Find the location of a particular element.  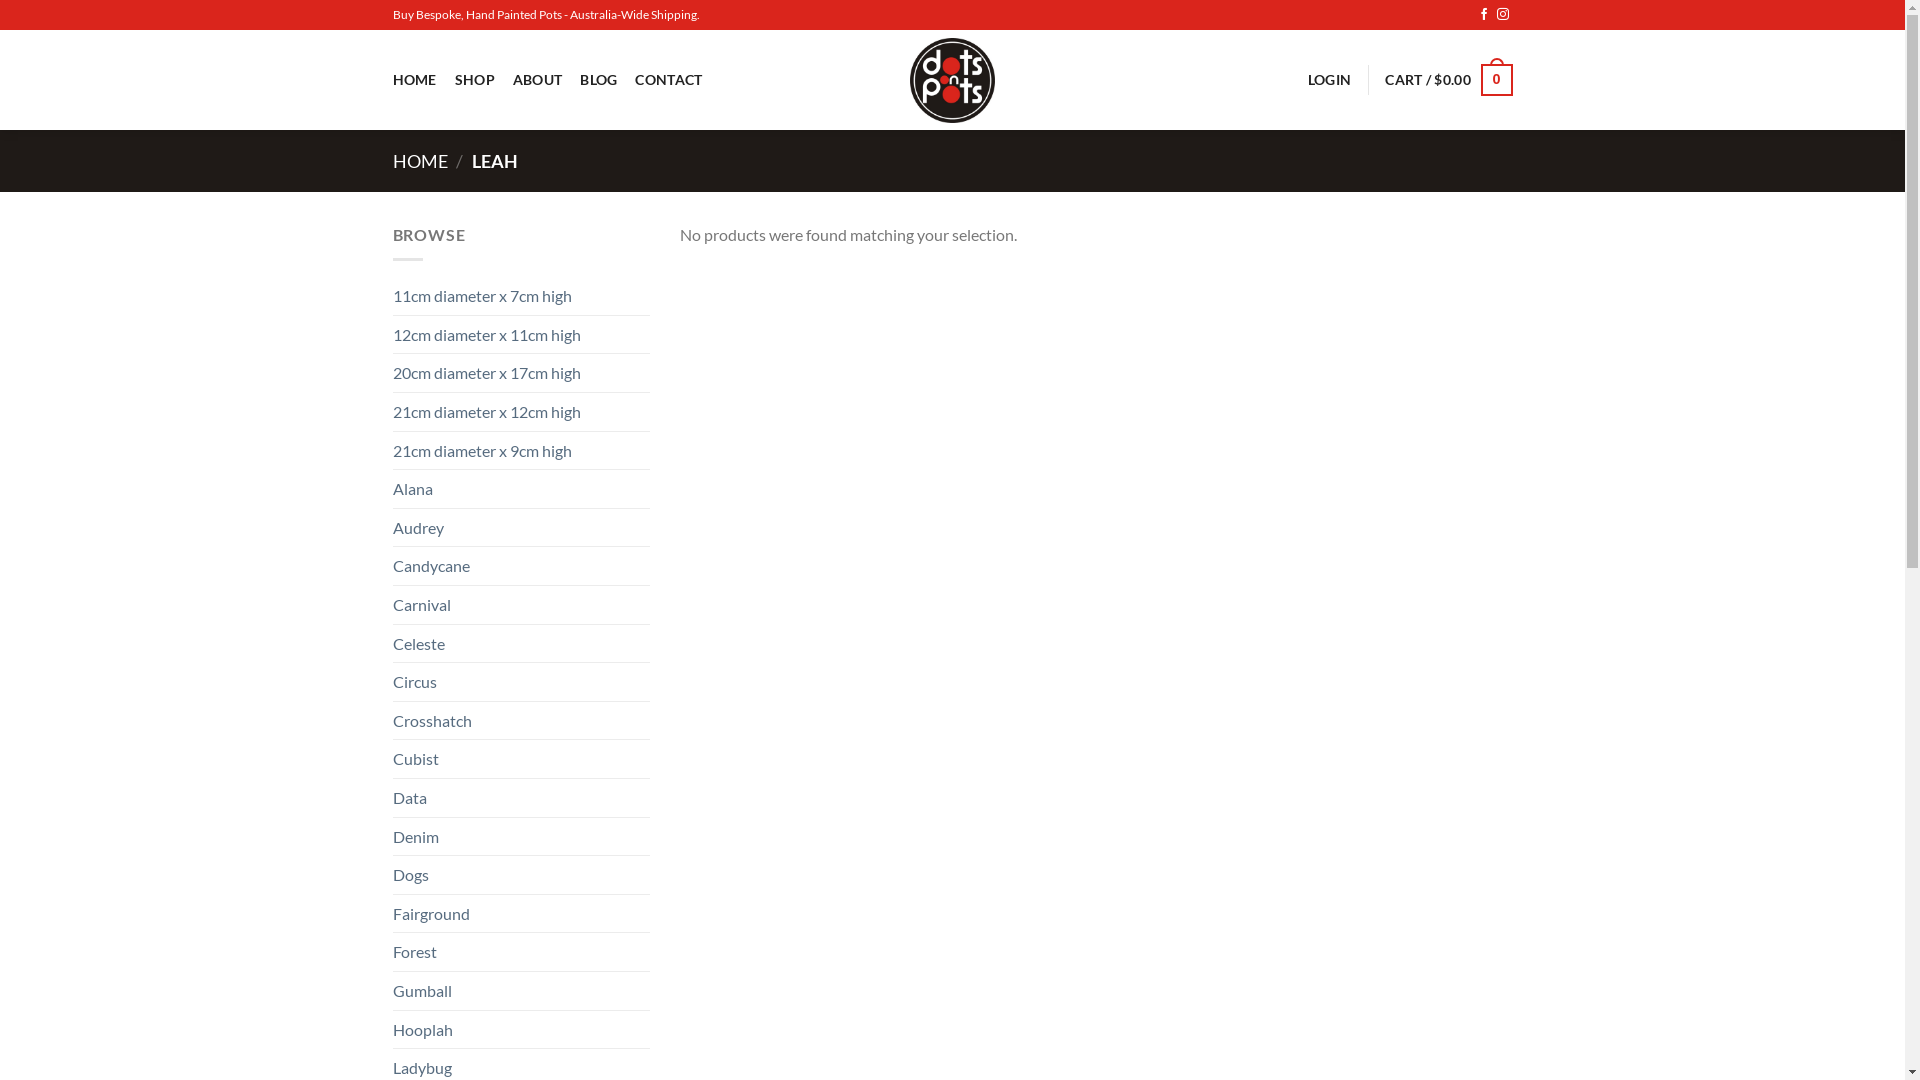

'21cm diameter x 12cm high' is located at coordinates (521, 411).